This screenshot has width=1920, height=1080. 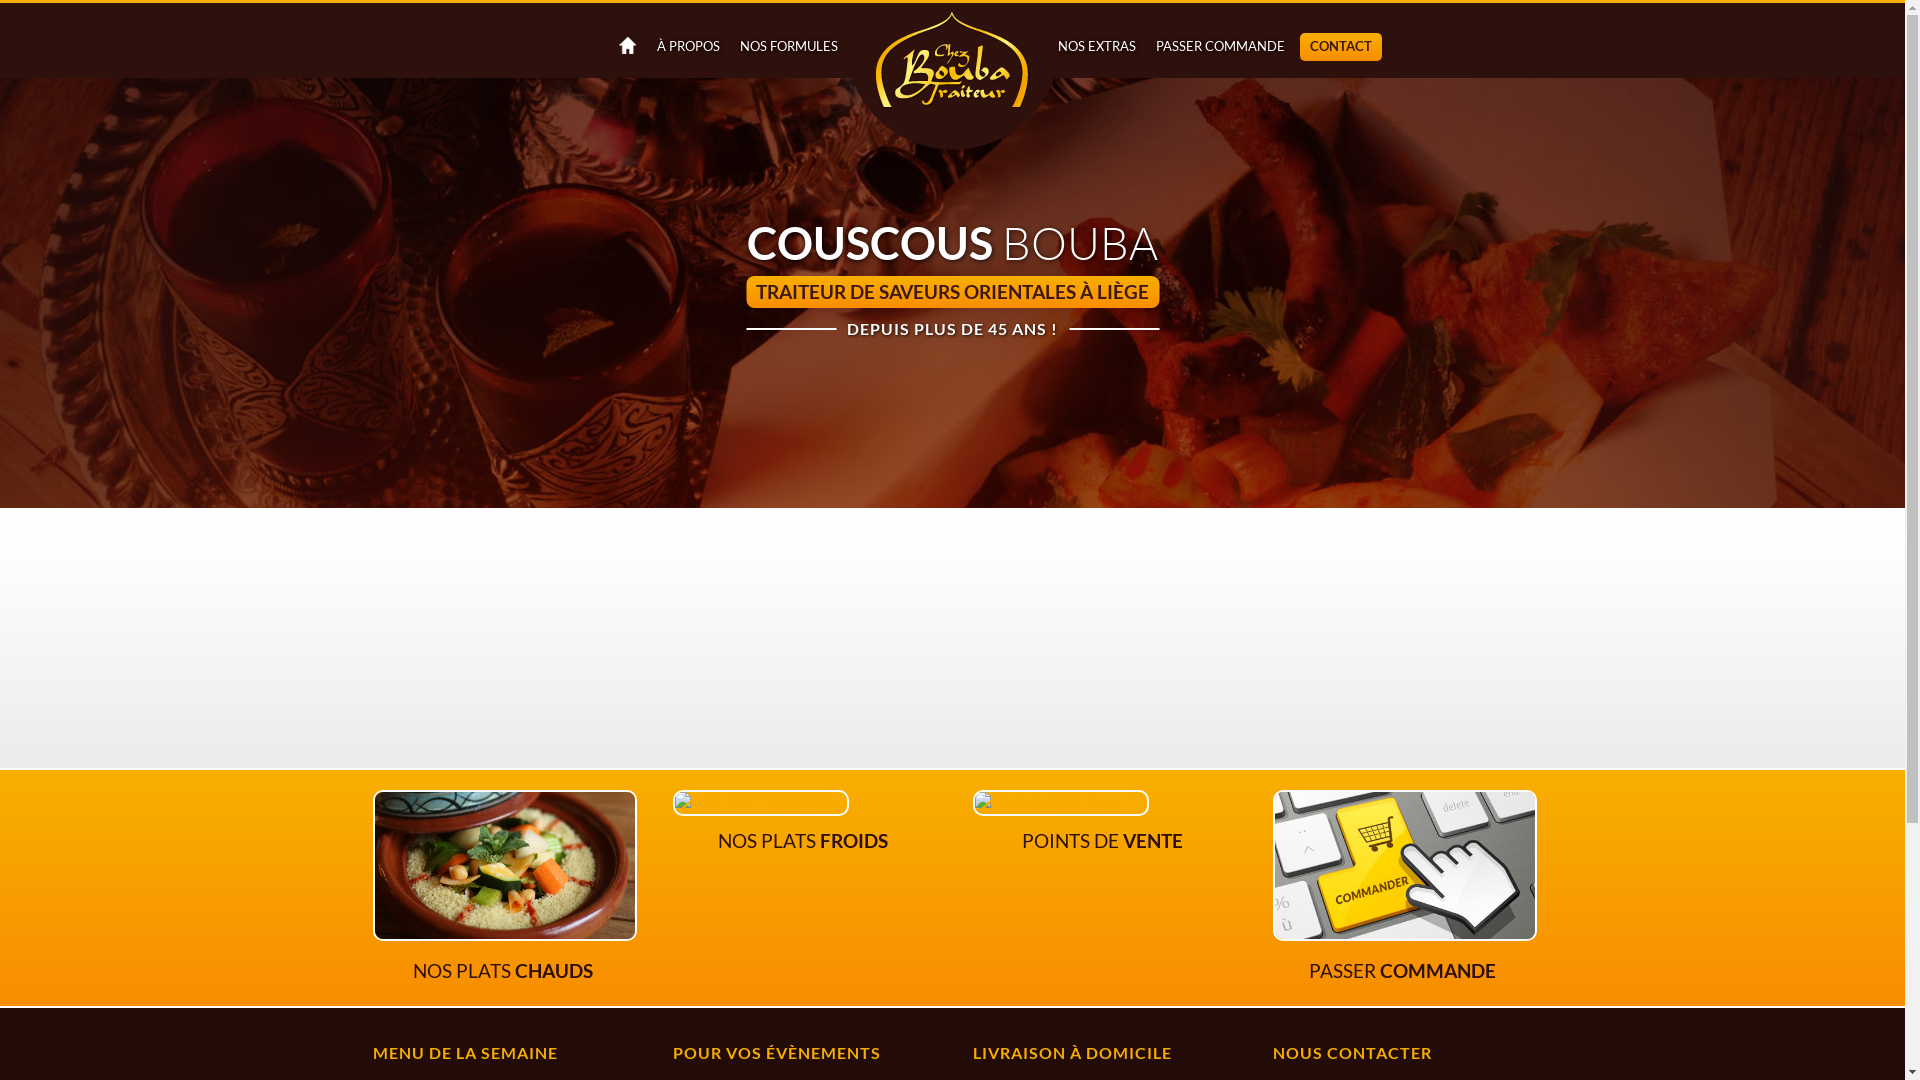 I want to click on 'Chez Bouba Traiteur', so click(x=950, y=77).